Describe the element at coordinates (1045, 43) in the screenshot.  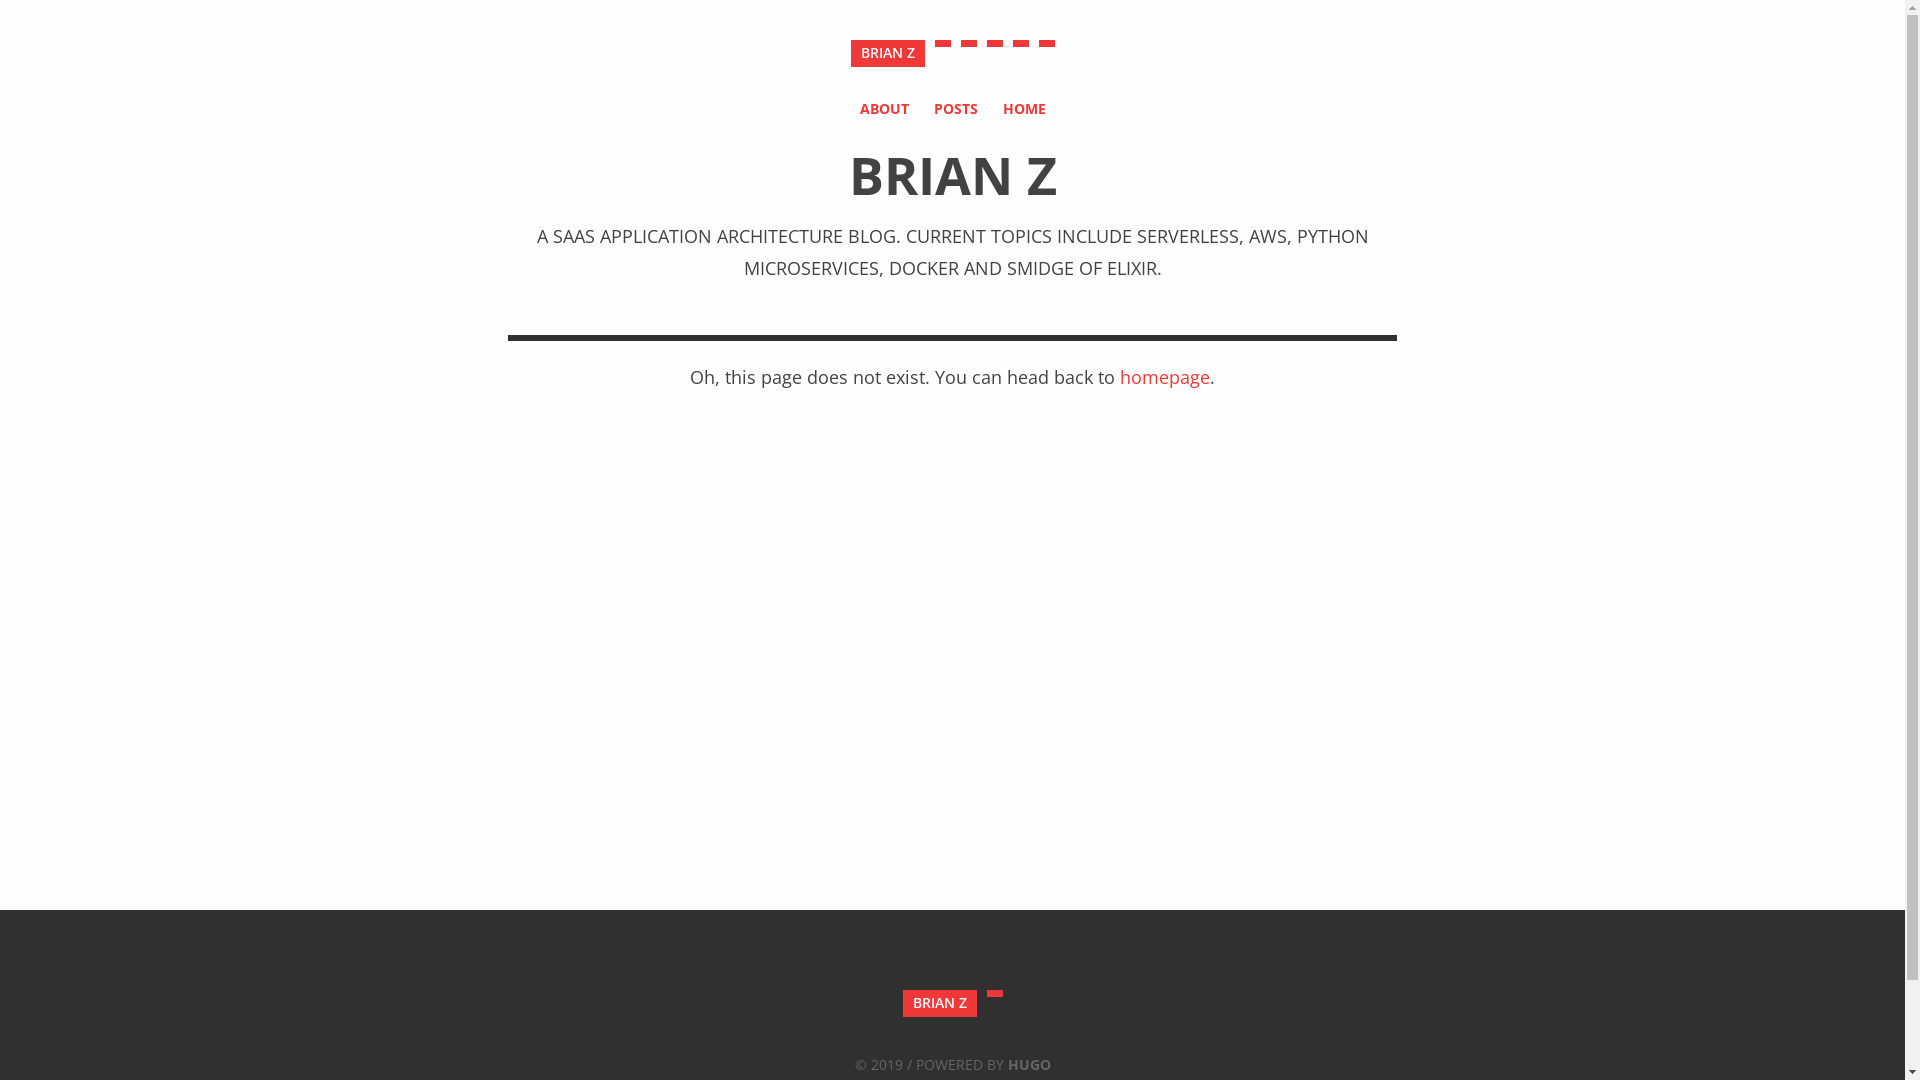
I see `'LinkedIn'` at that location.